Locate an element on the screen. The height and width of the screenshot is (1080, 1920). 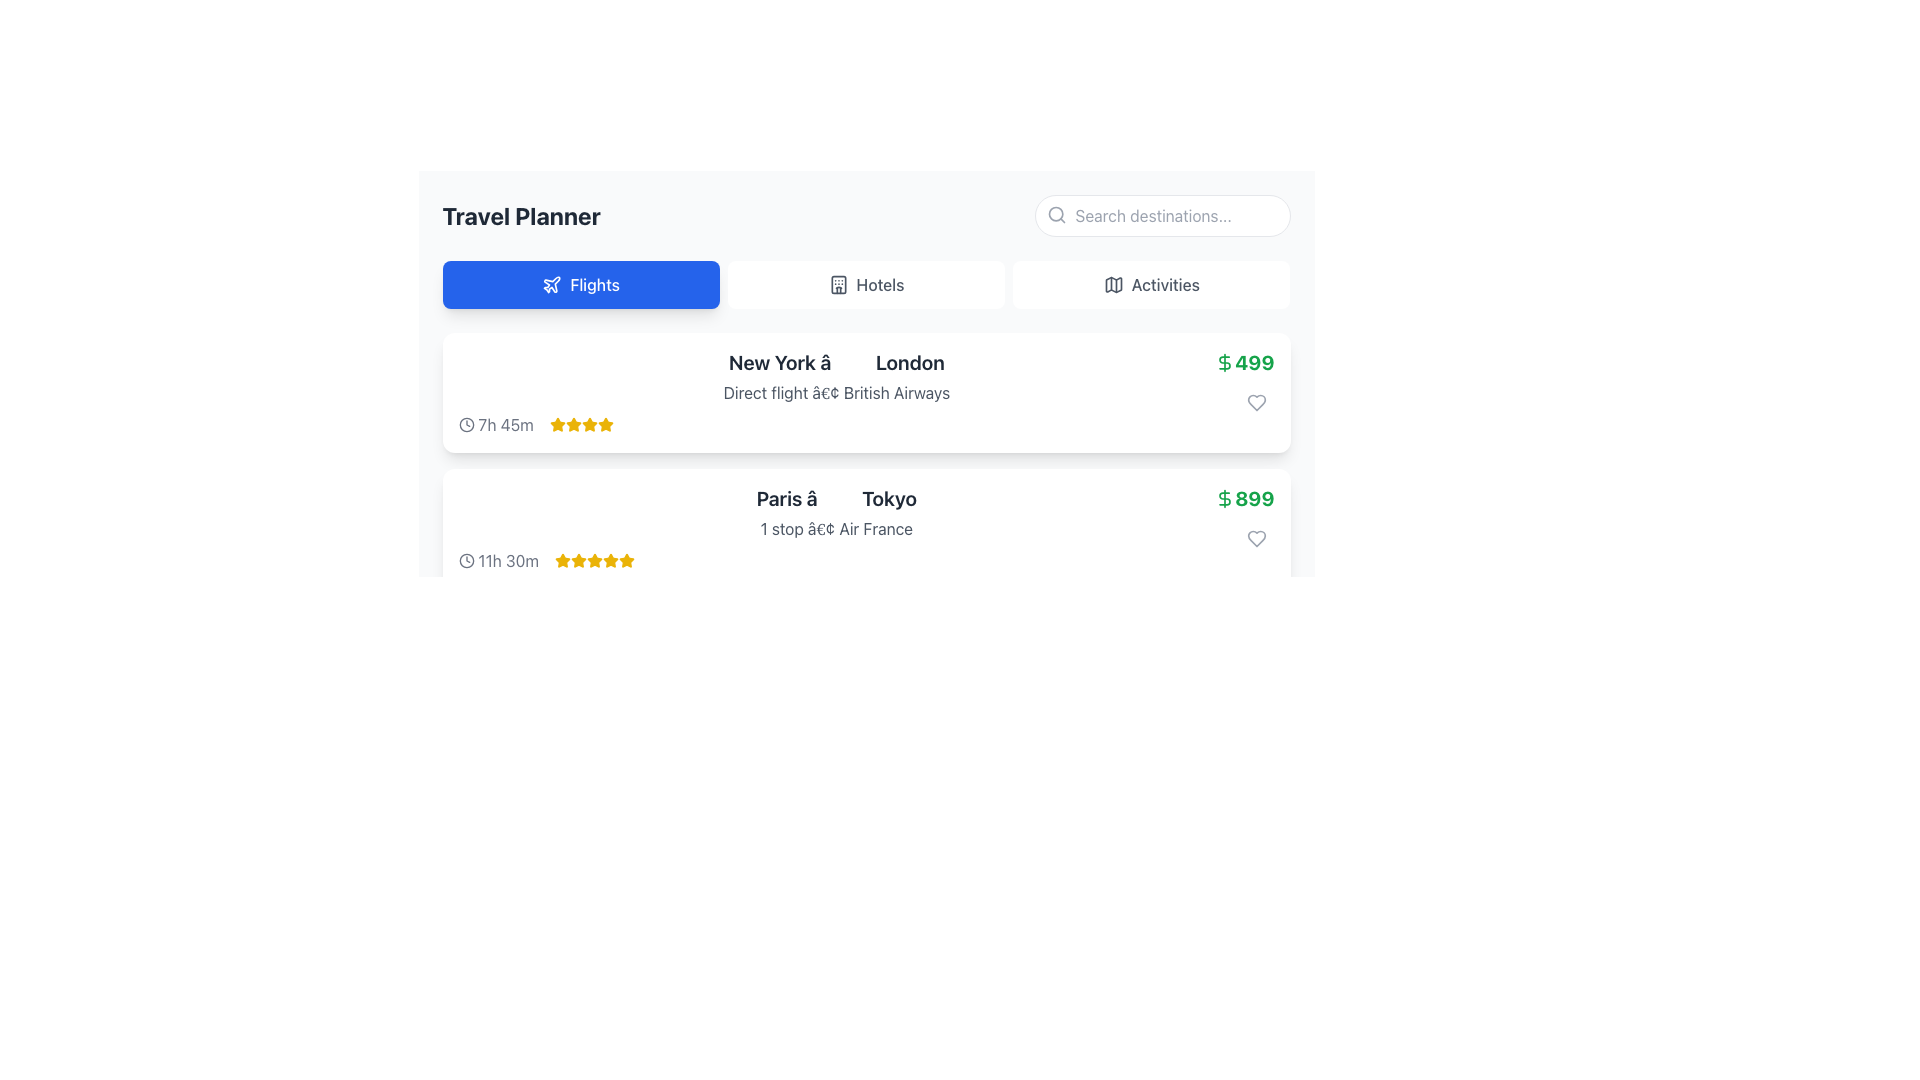
the favorite icon located to the immediate right of the $499 price label in the topmost travel option to favorite or unfavorite the item is located at coordinates (1255, 402).